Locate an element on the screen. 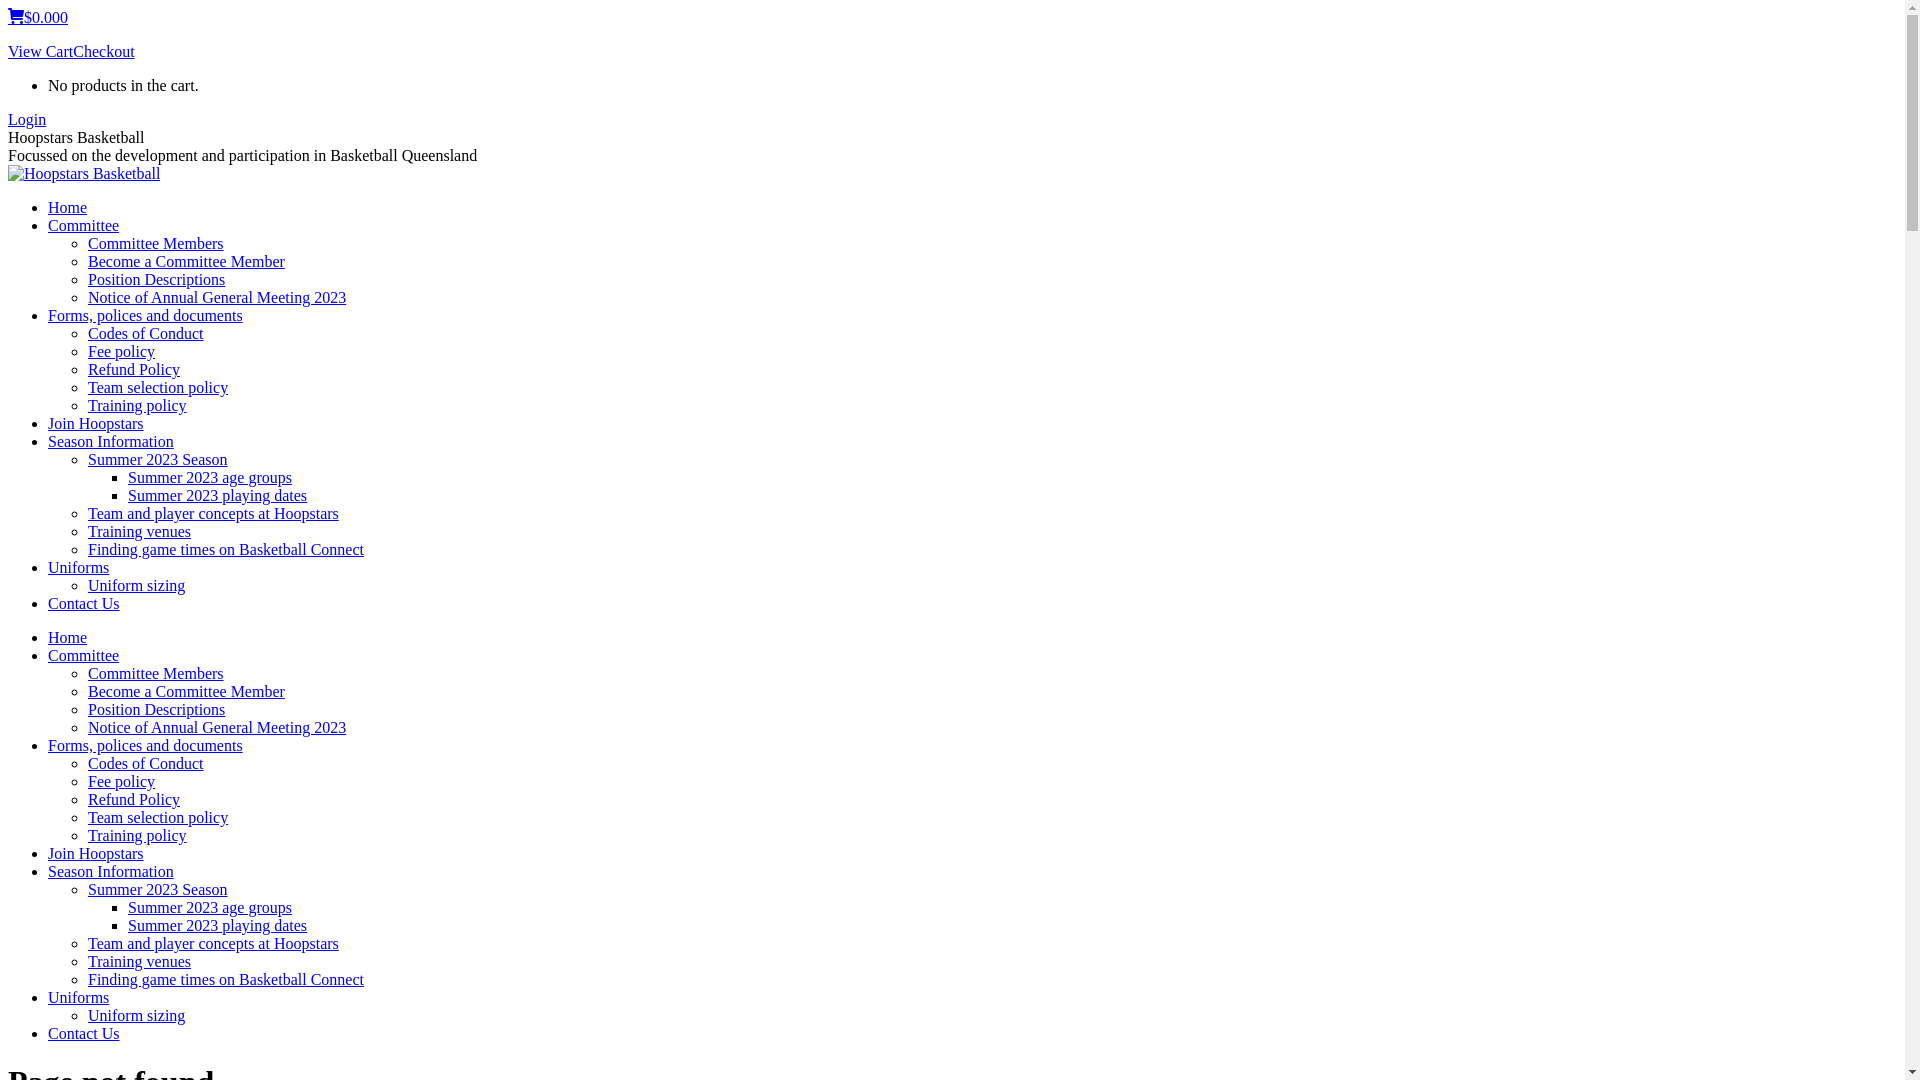  'Join Hoopstars' is located at coordinates (95, 422).